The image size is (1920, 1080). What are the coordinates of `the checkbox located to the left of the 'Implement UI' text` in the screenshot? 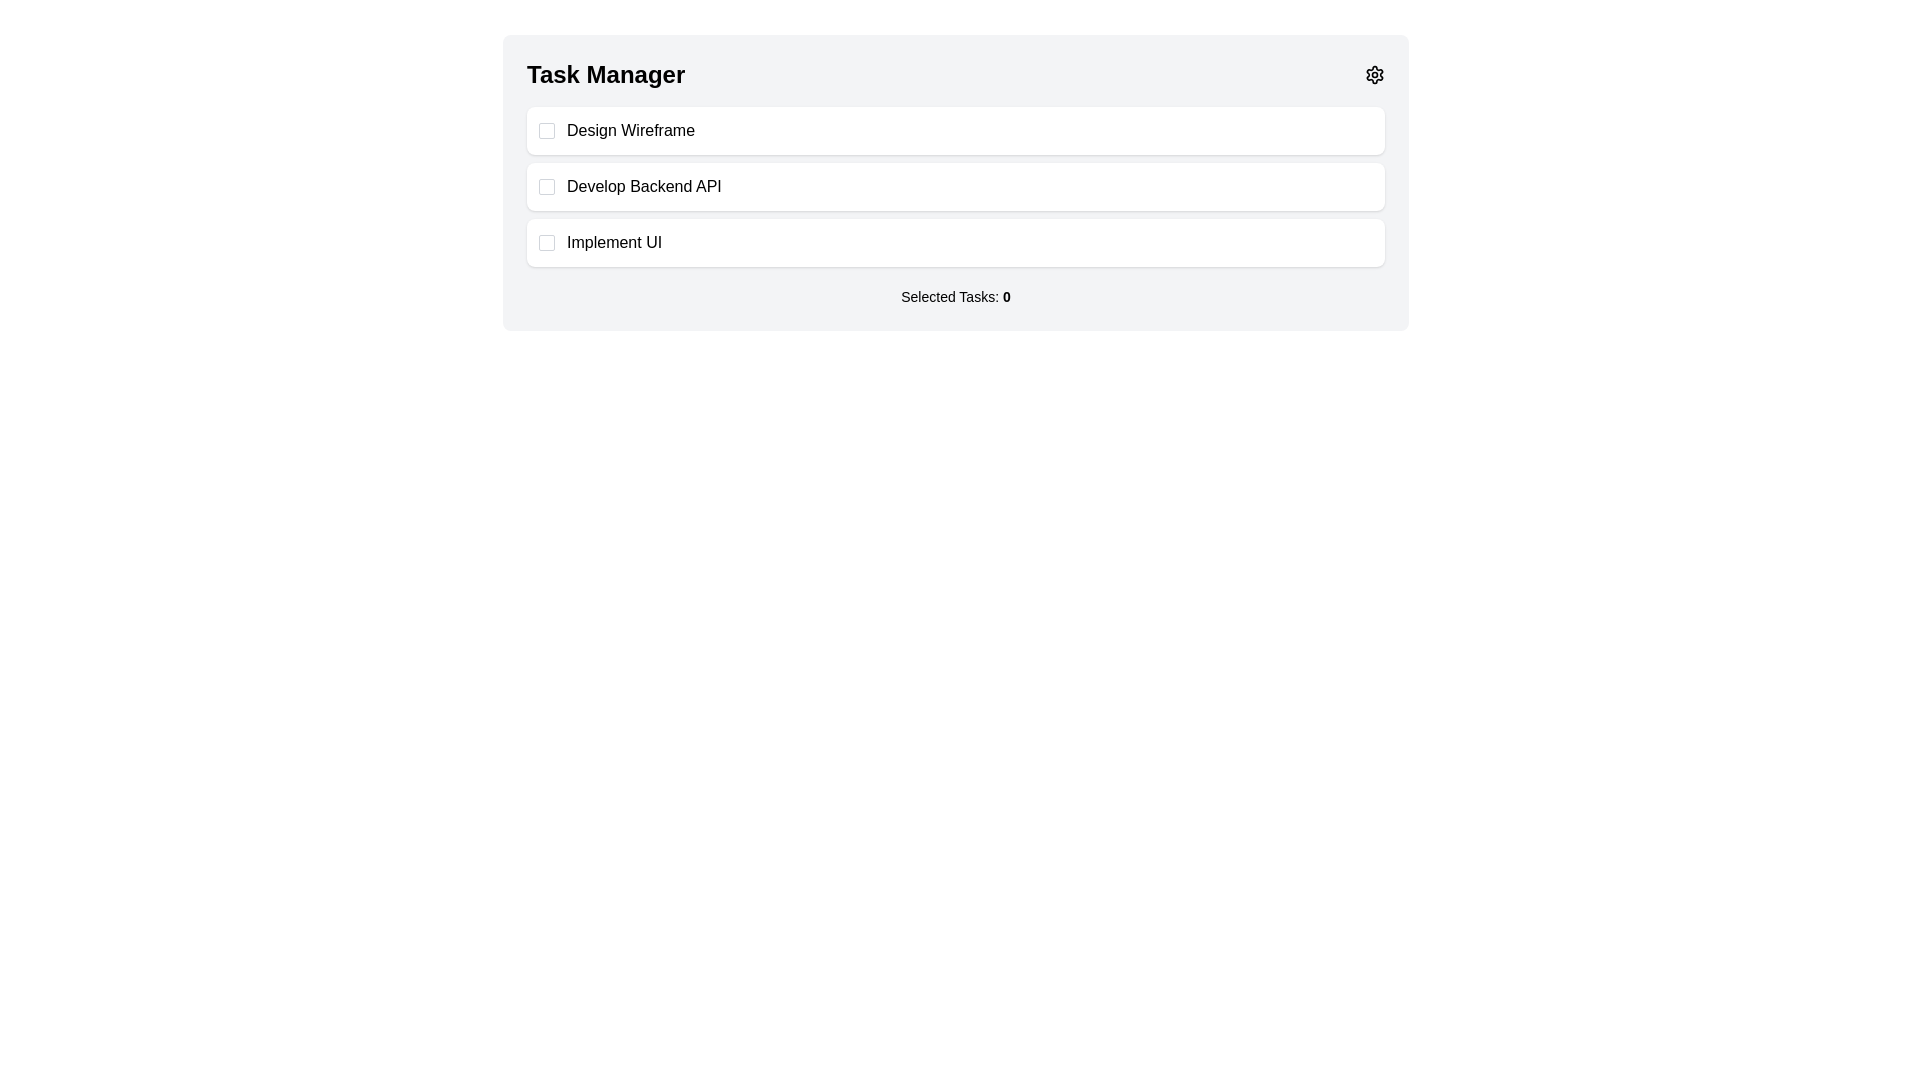 It's located at (547, 242).